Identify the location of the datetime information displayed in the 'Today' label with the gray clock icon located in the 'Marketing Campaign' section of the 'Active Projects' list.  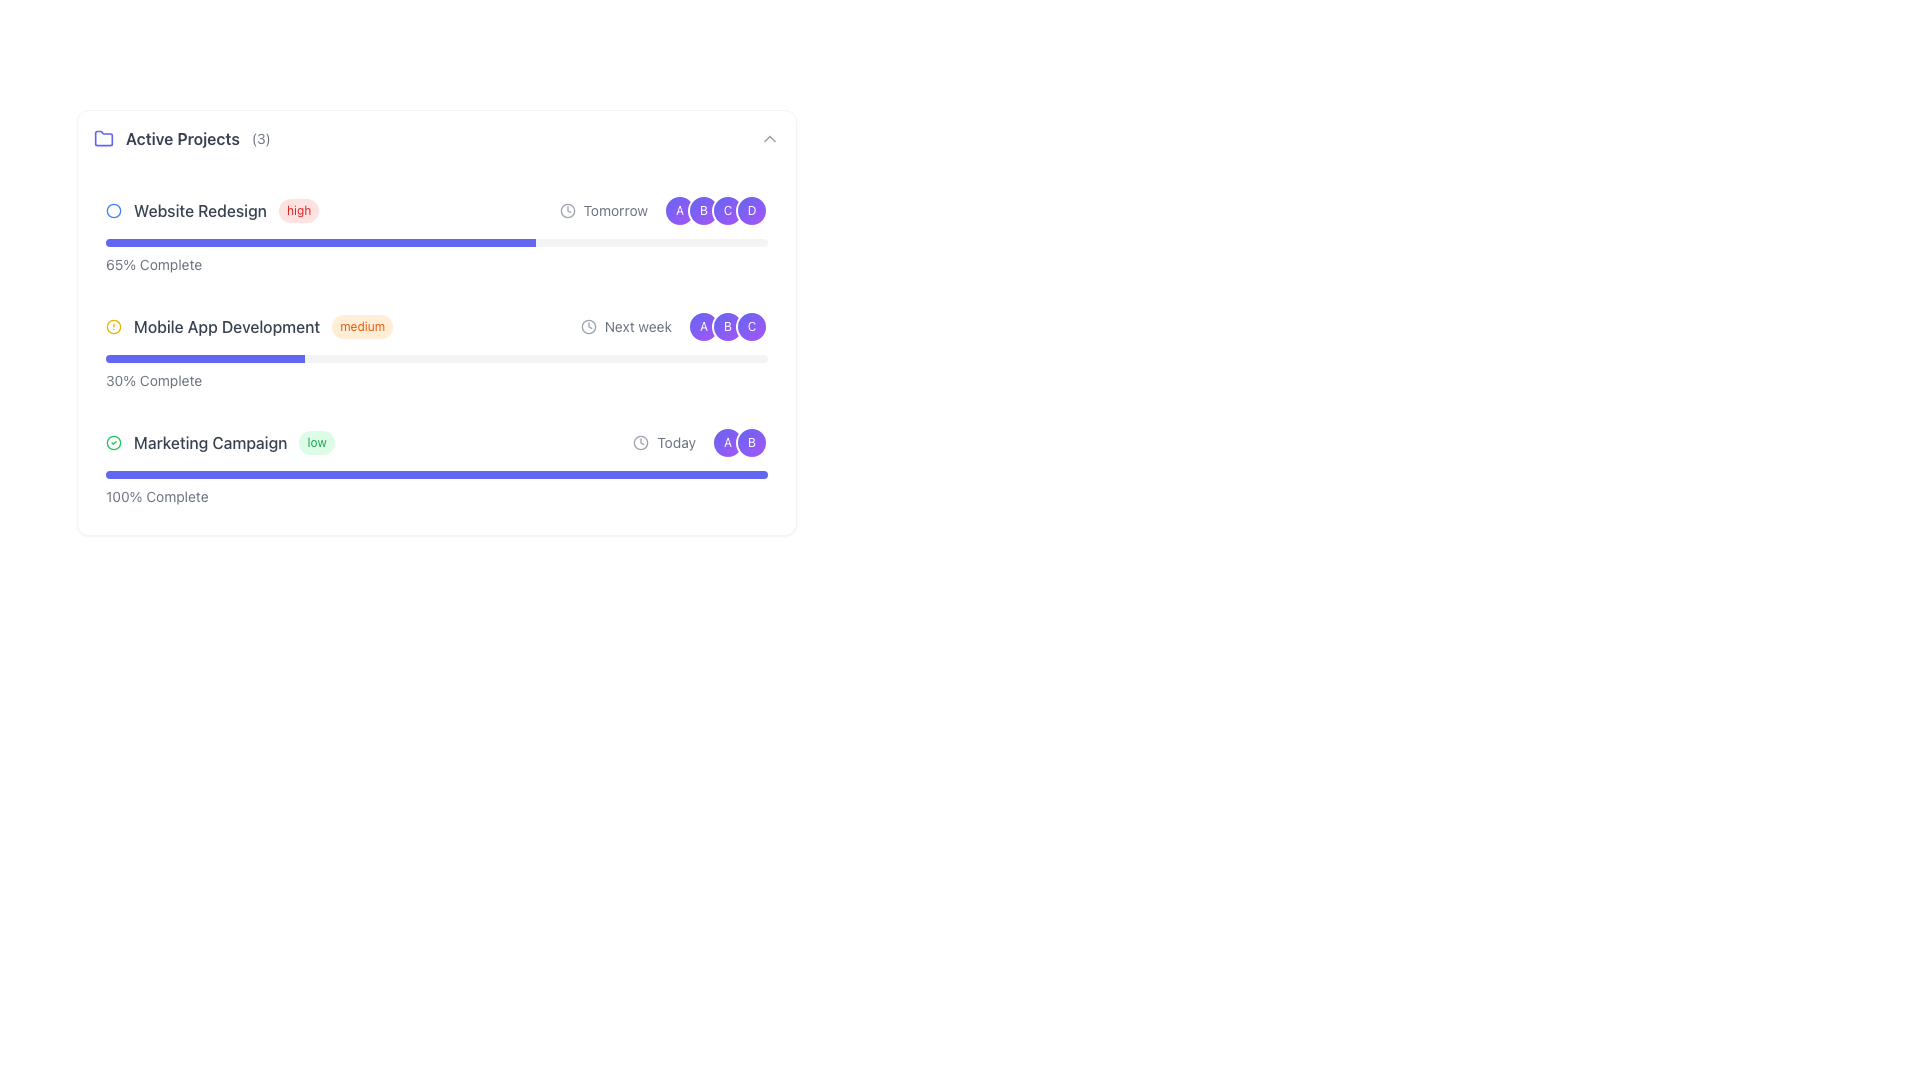
(664, 442).